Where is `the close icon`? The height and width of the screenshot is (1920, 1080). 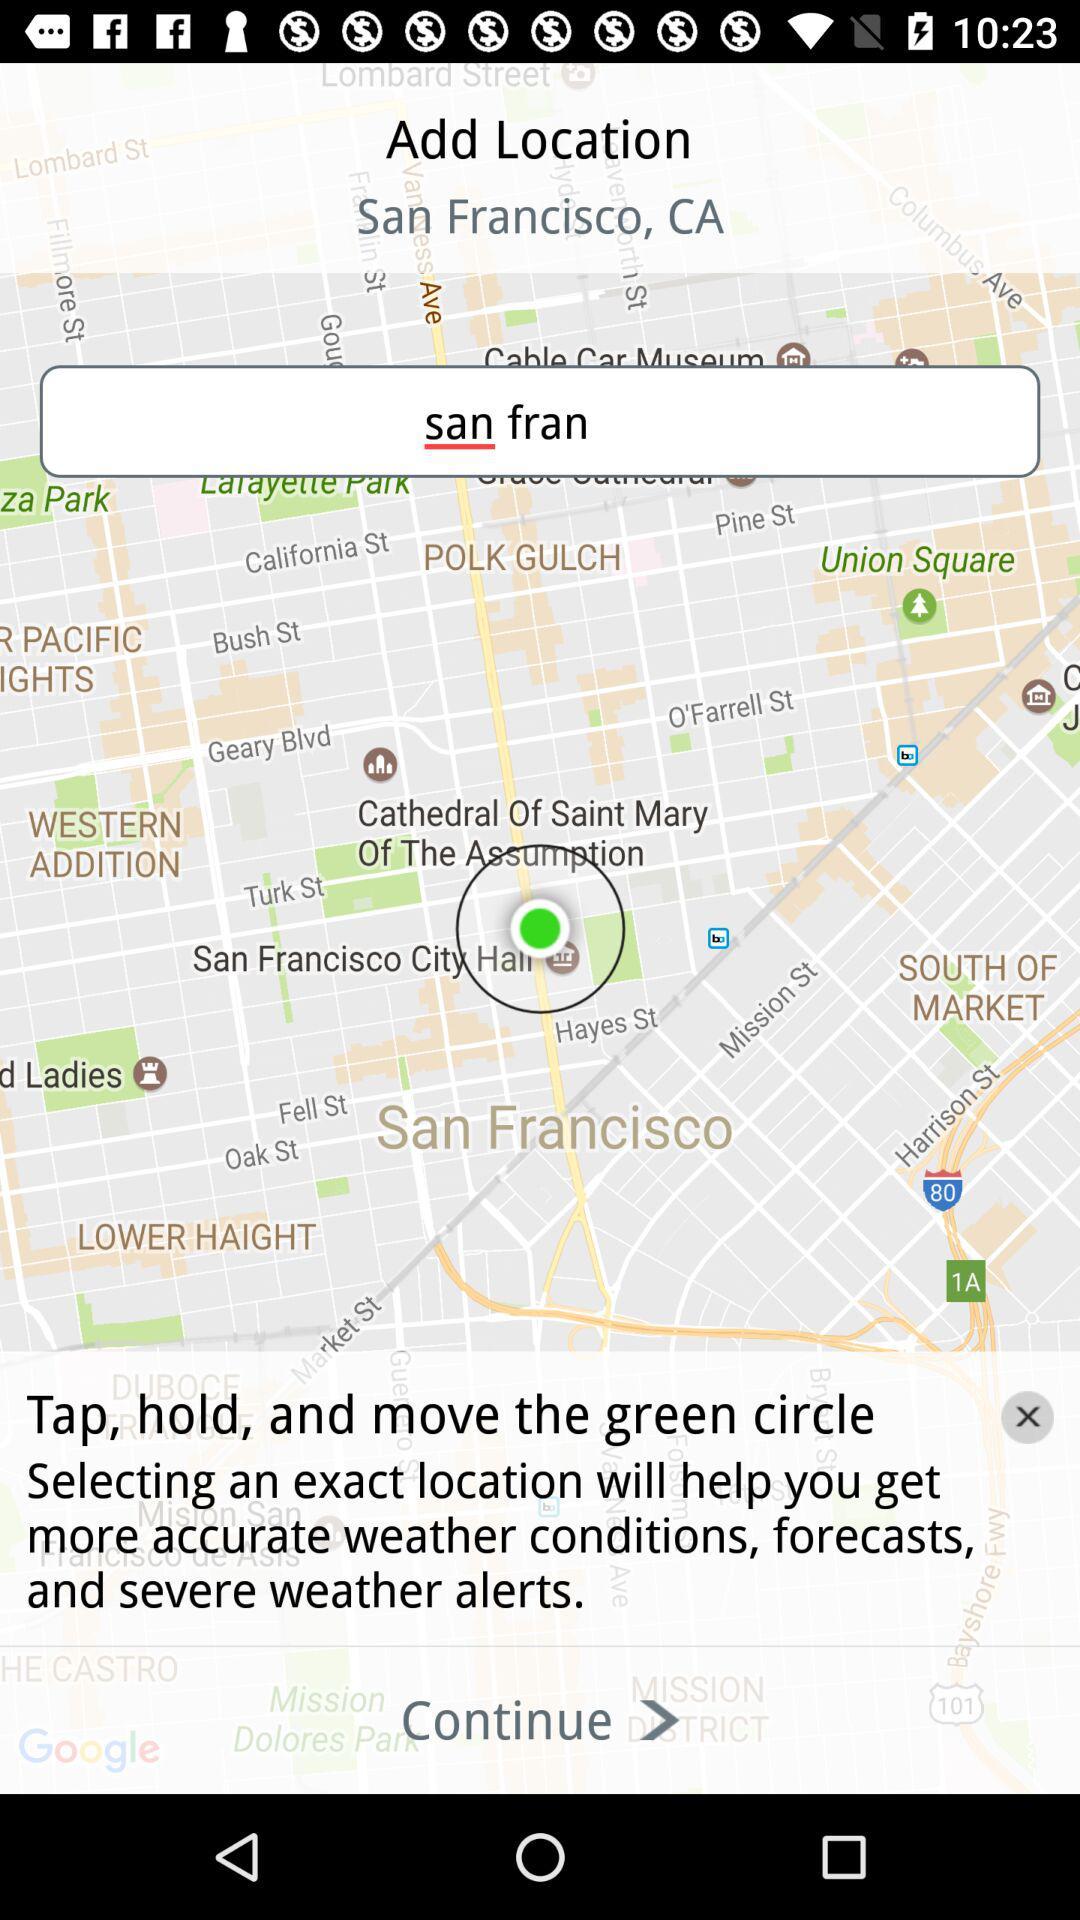 the close icon is located at coordinates (1027, 1416).